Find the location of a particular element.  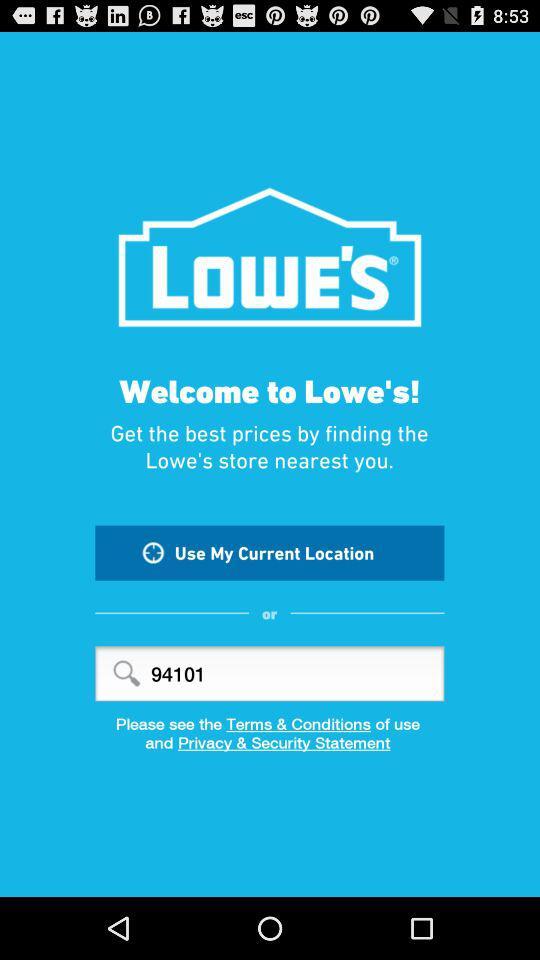

the item above or icon is located at coordinates (269, 552).